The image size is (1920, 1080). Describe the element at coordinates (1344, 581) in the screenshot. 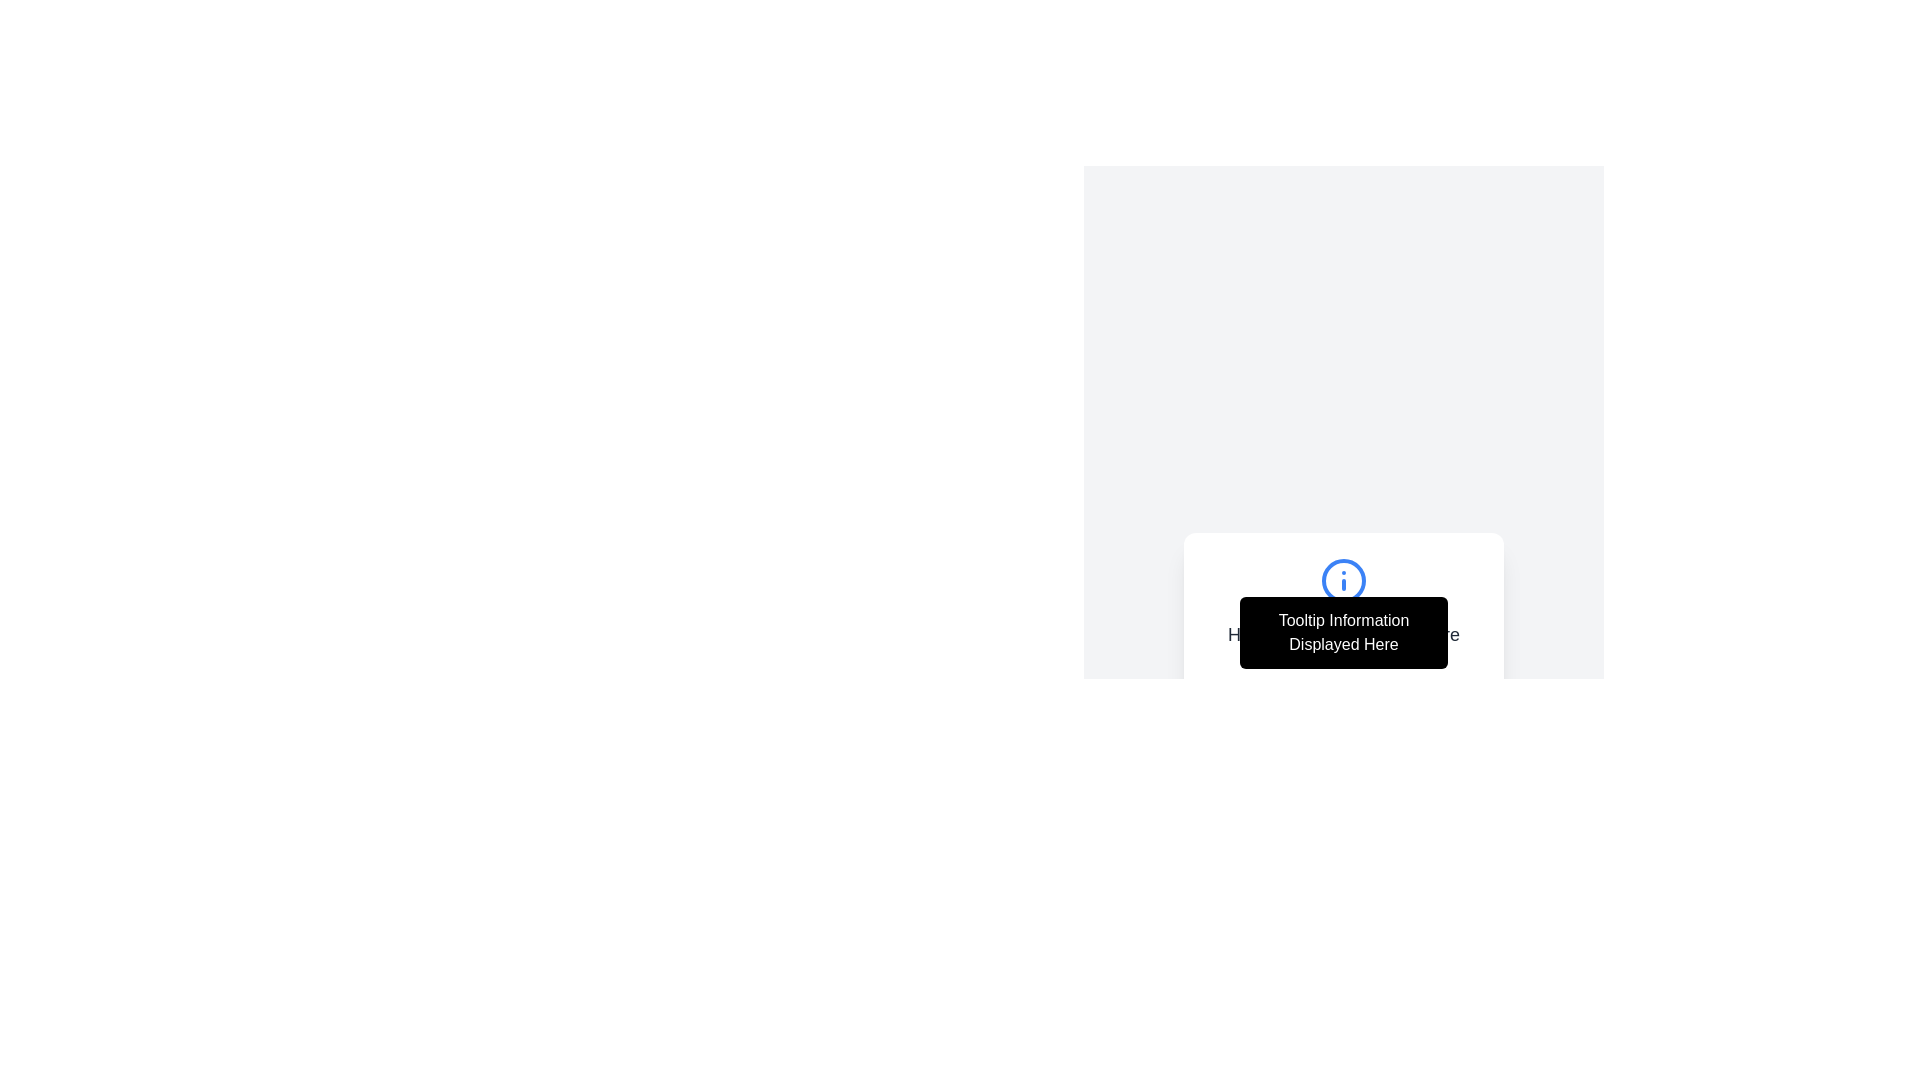

I see `the information icon located at the top of the card component, which indicates additional details` at that location.